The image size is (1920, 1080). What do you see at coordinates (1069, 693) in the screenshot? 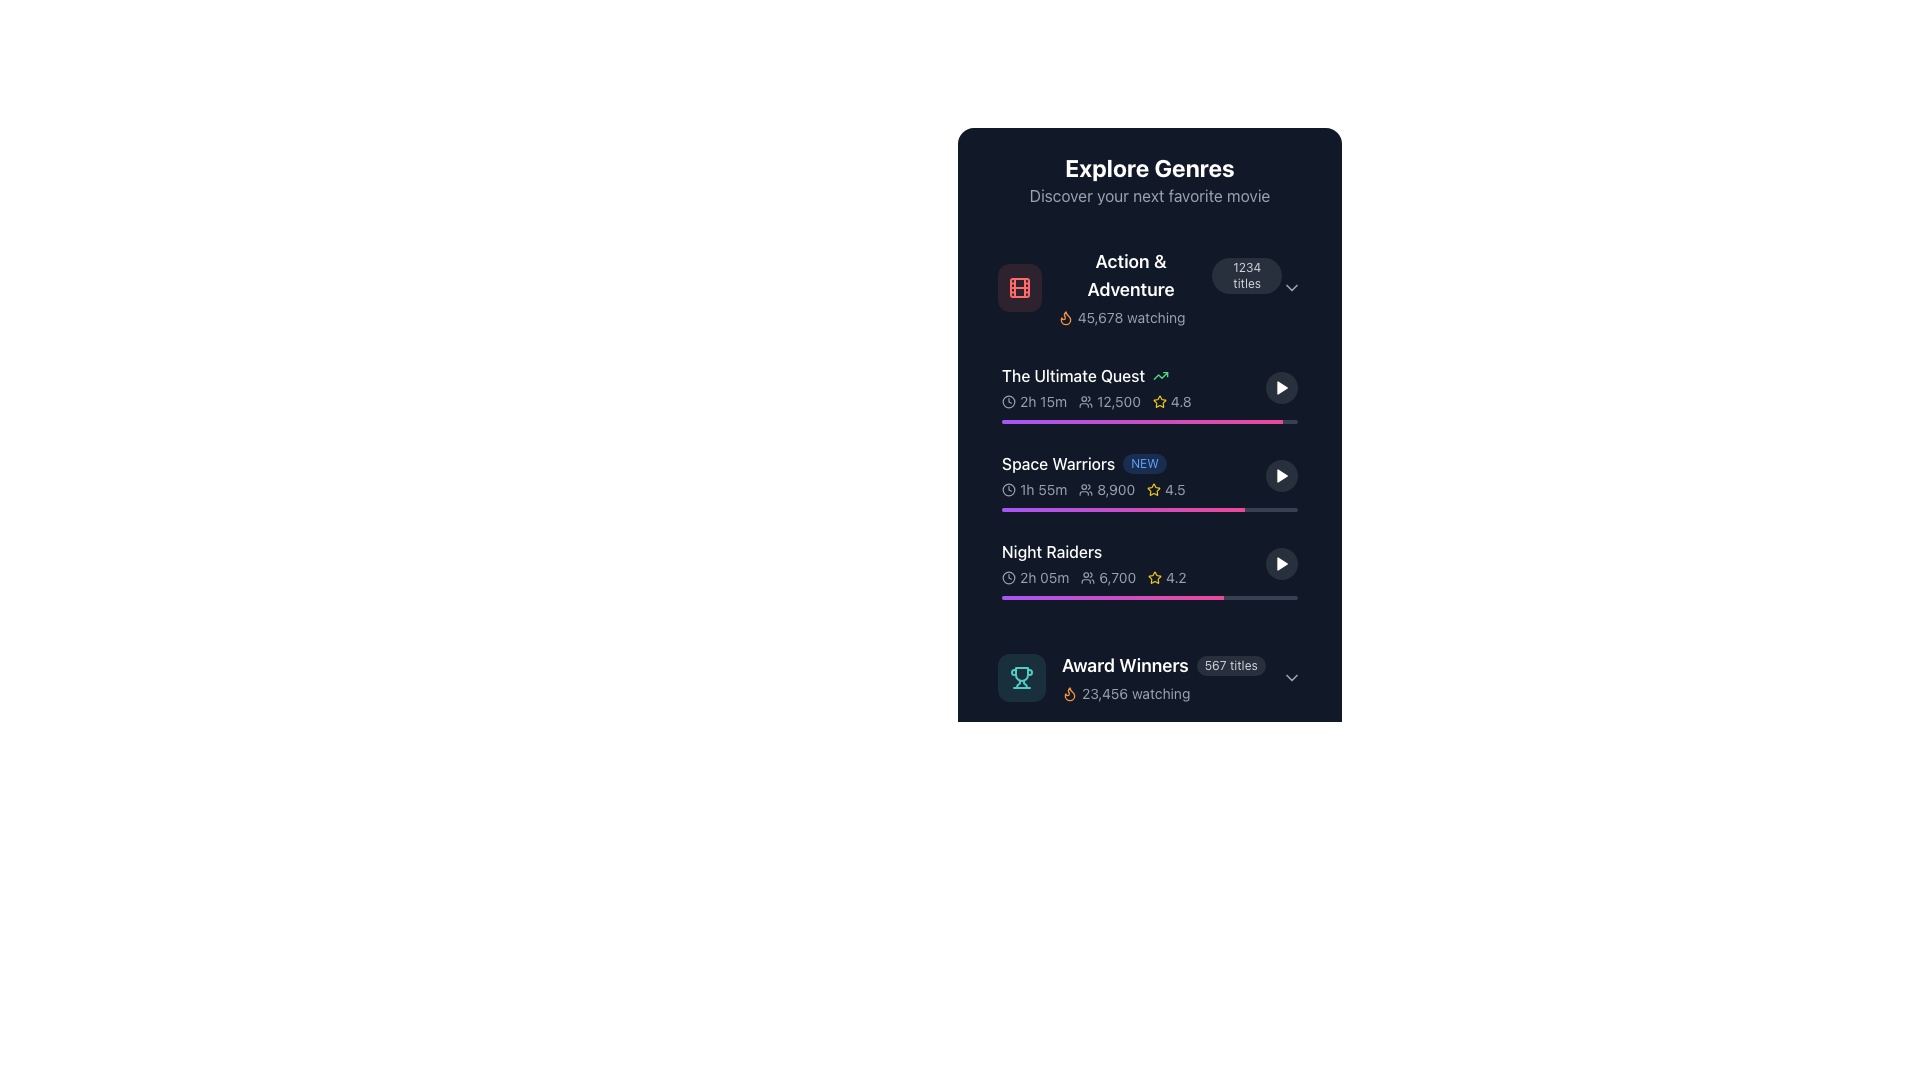
I see `the flame icon in the top section of the 'Action & Adventure' card, which is adjacent to the text '45,678 watching'` at bounding box center [1069, 693].